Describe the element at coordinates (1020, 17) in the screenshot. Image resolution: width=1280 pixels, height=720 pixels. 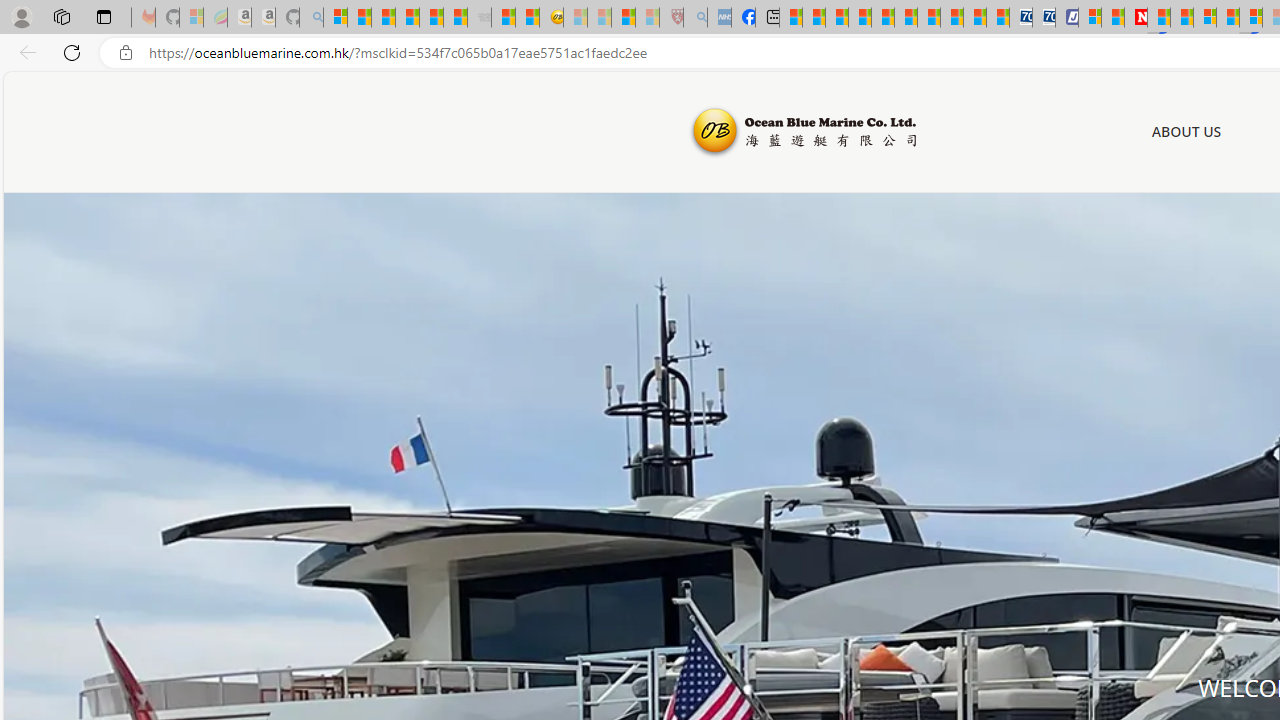
I see `'Cheap Car Rentals - Save70.com'` at that location.